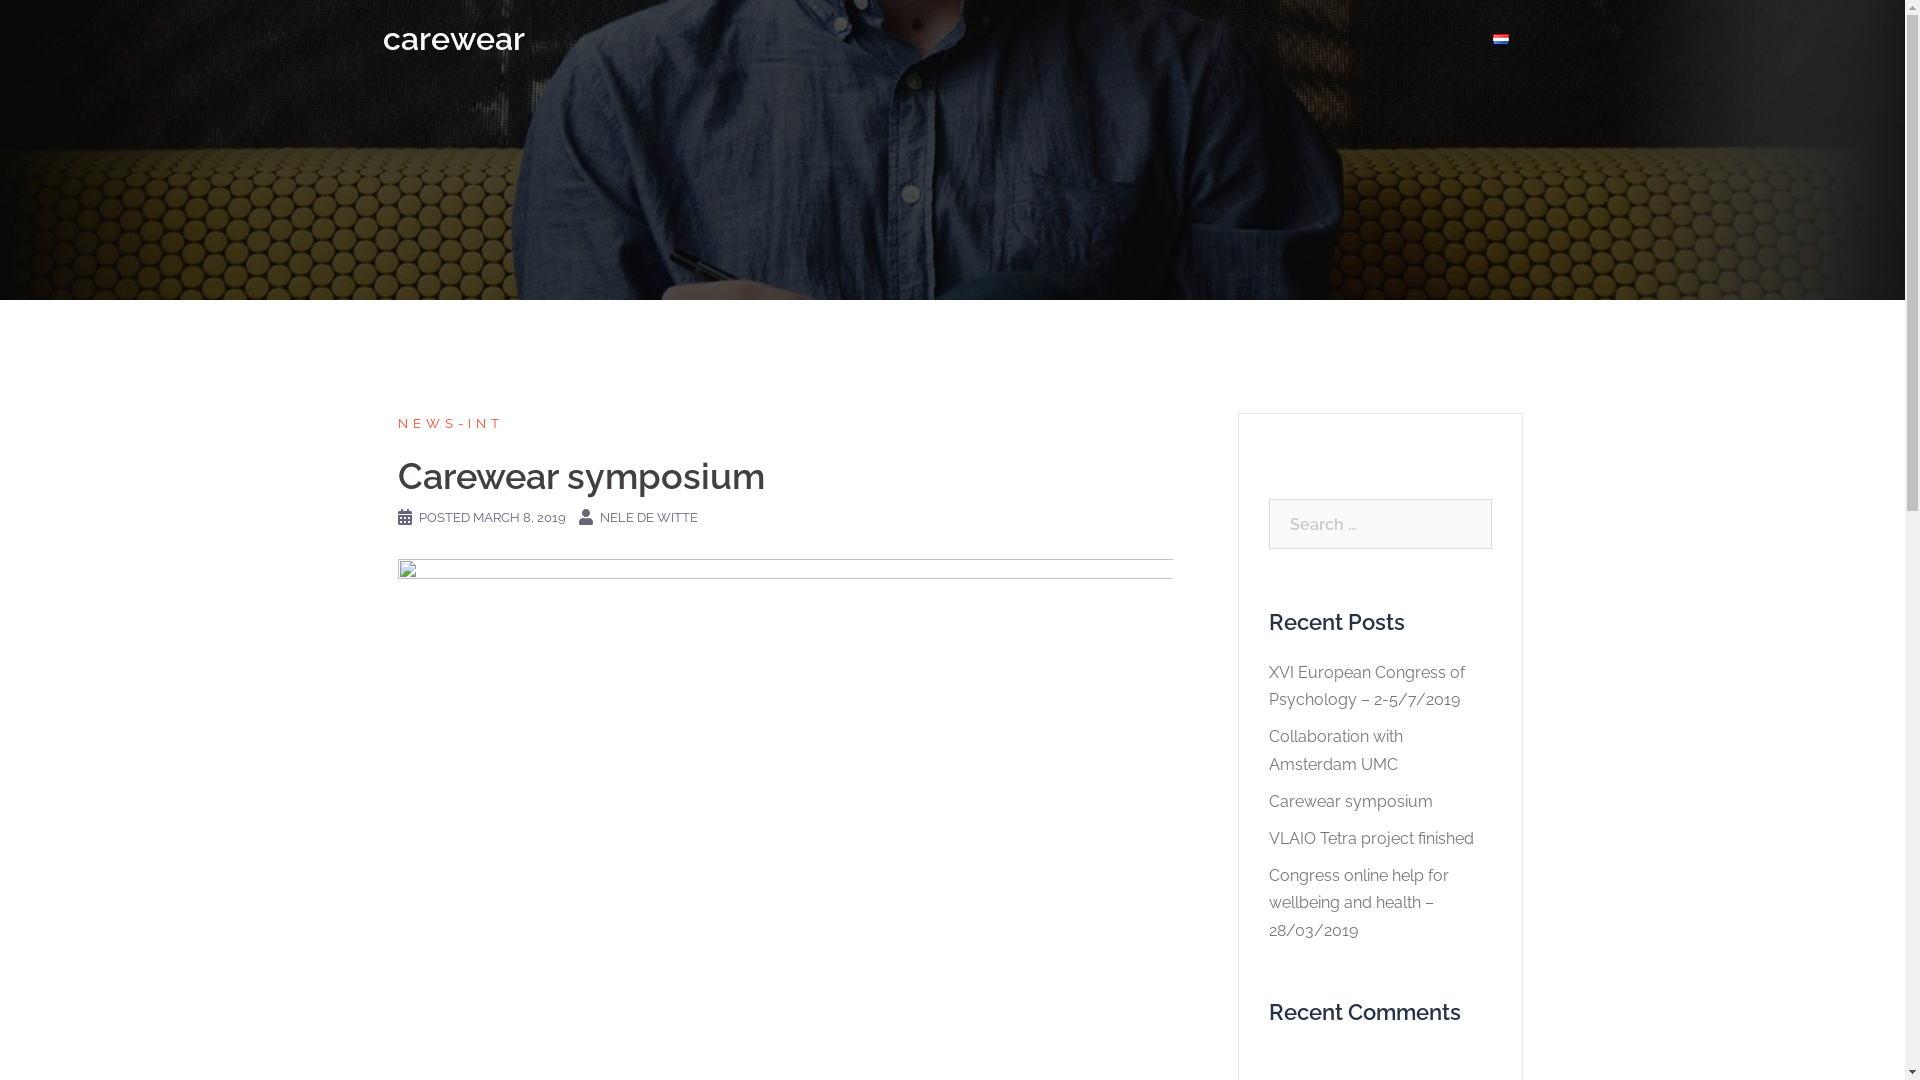 This screenshot has width=1920, height=1080. What do you see at coordinates (518, 516) in the screenshot?
I see `'MARCH 8, 2019'` at bounding box center [518, 516].